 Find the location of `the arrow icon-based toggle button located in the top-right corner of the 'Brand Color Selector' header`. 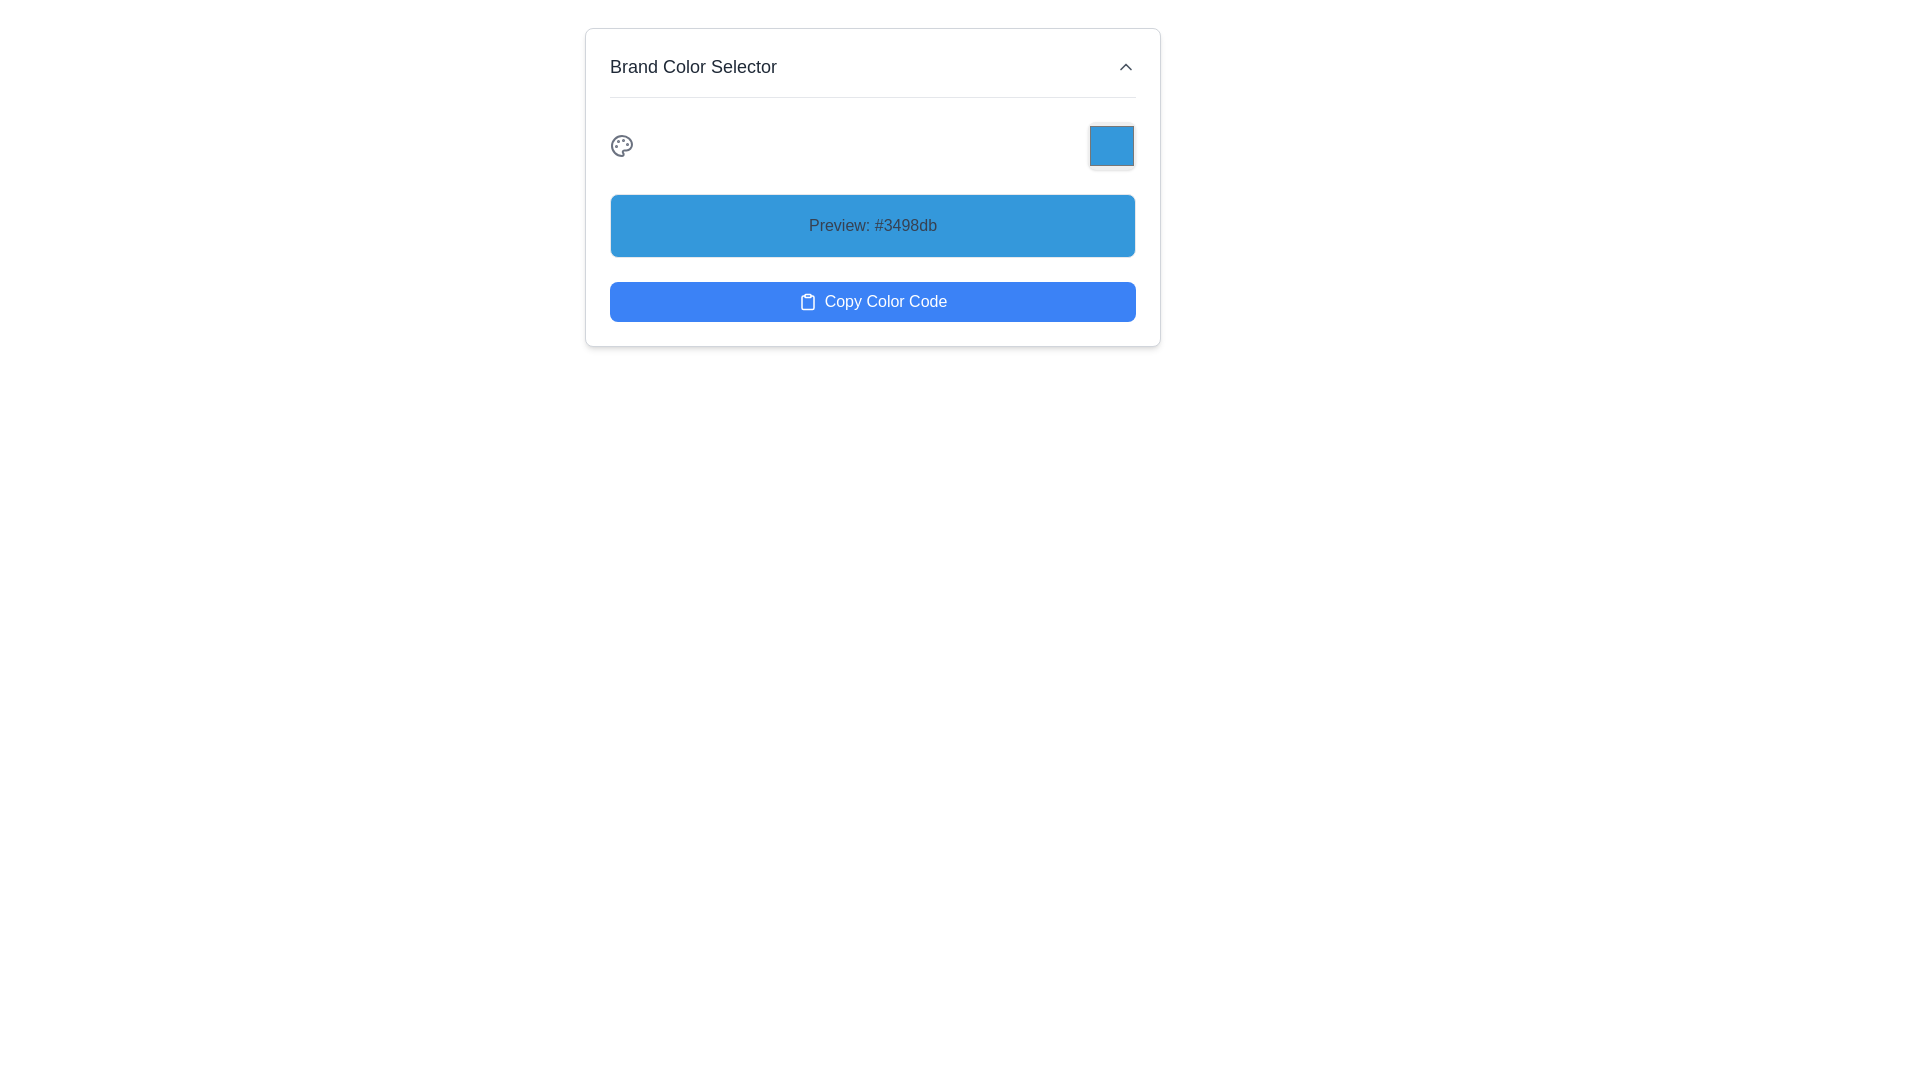

the arrow icon-based toggle button located in the top-right corner of the 'Brand Color Selector' header is located at coordinates (1126, 65).